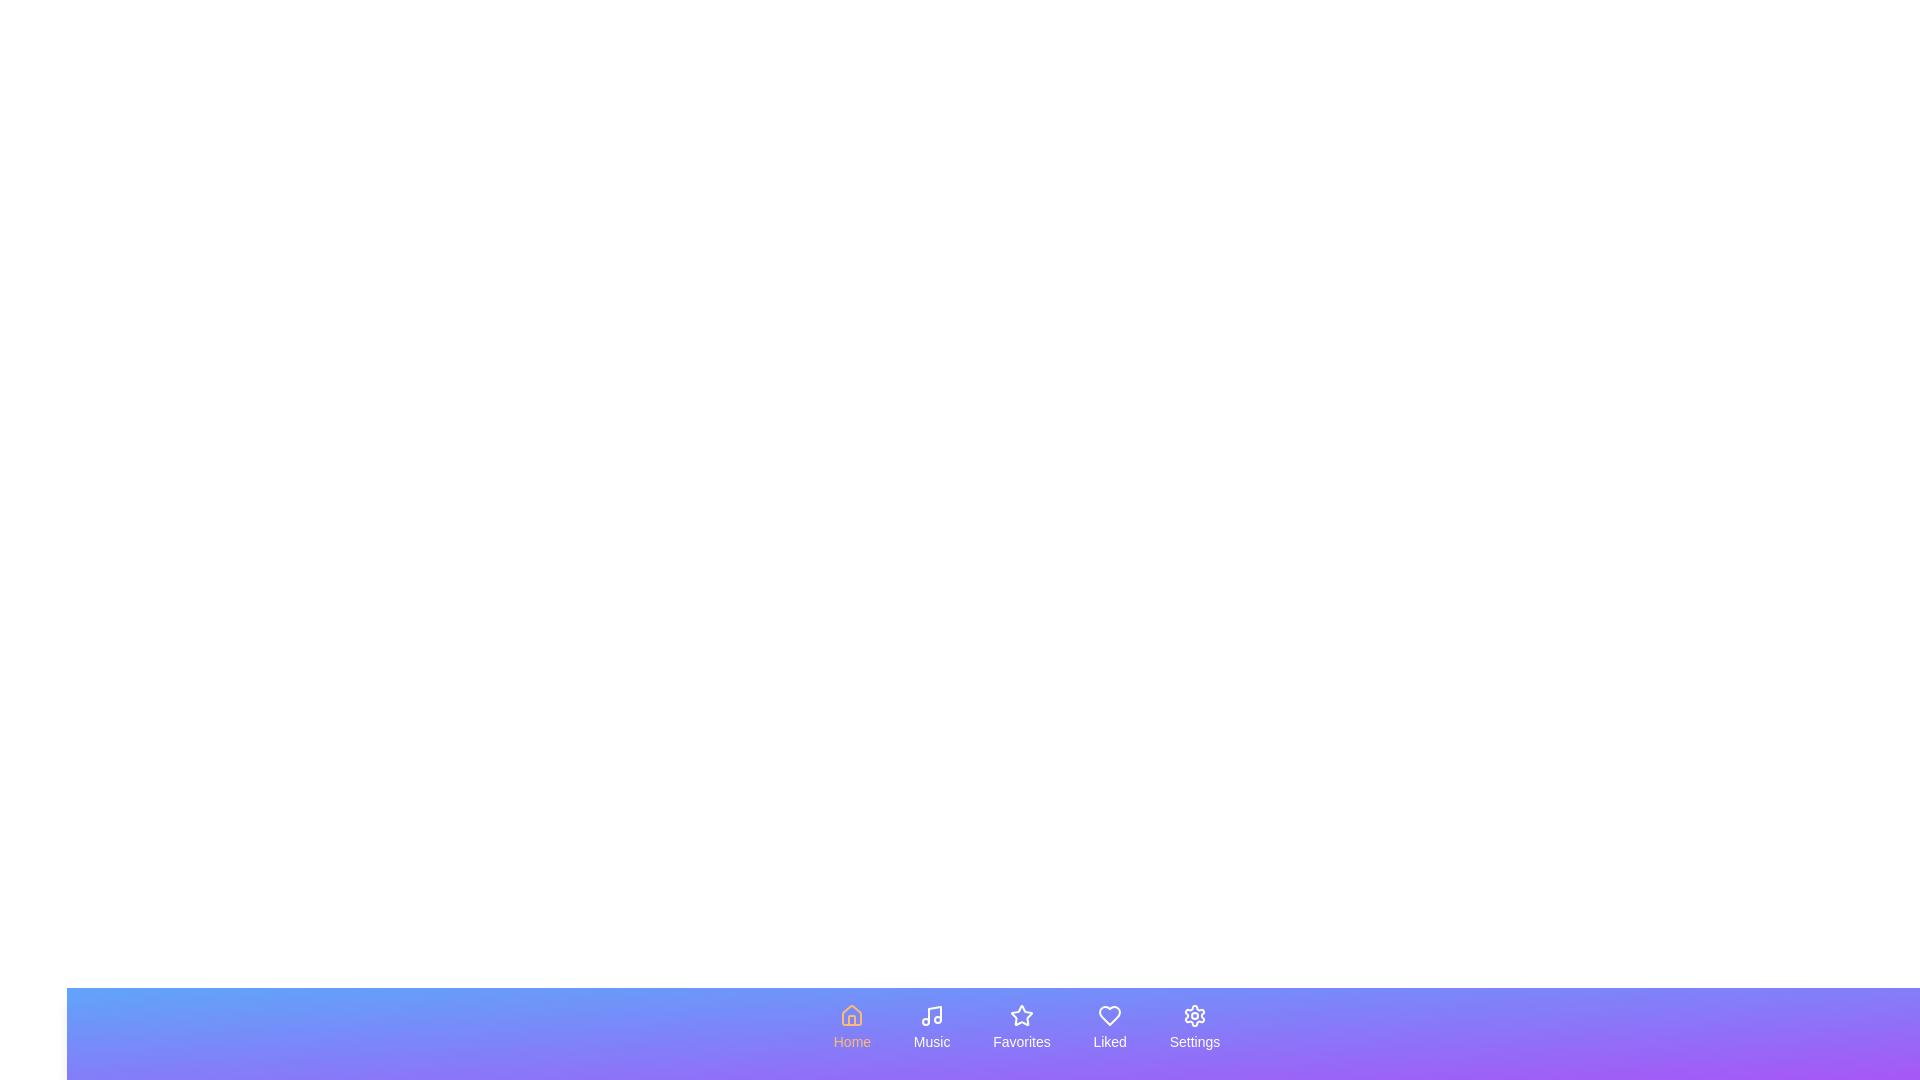 The height and width of the screenshot is (1080, 1920). I want to click on the tab labeled Favorites to observe its visual feedback, so click(1022, 1028).